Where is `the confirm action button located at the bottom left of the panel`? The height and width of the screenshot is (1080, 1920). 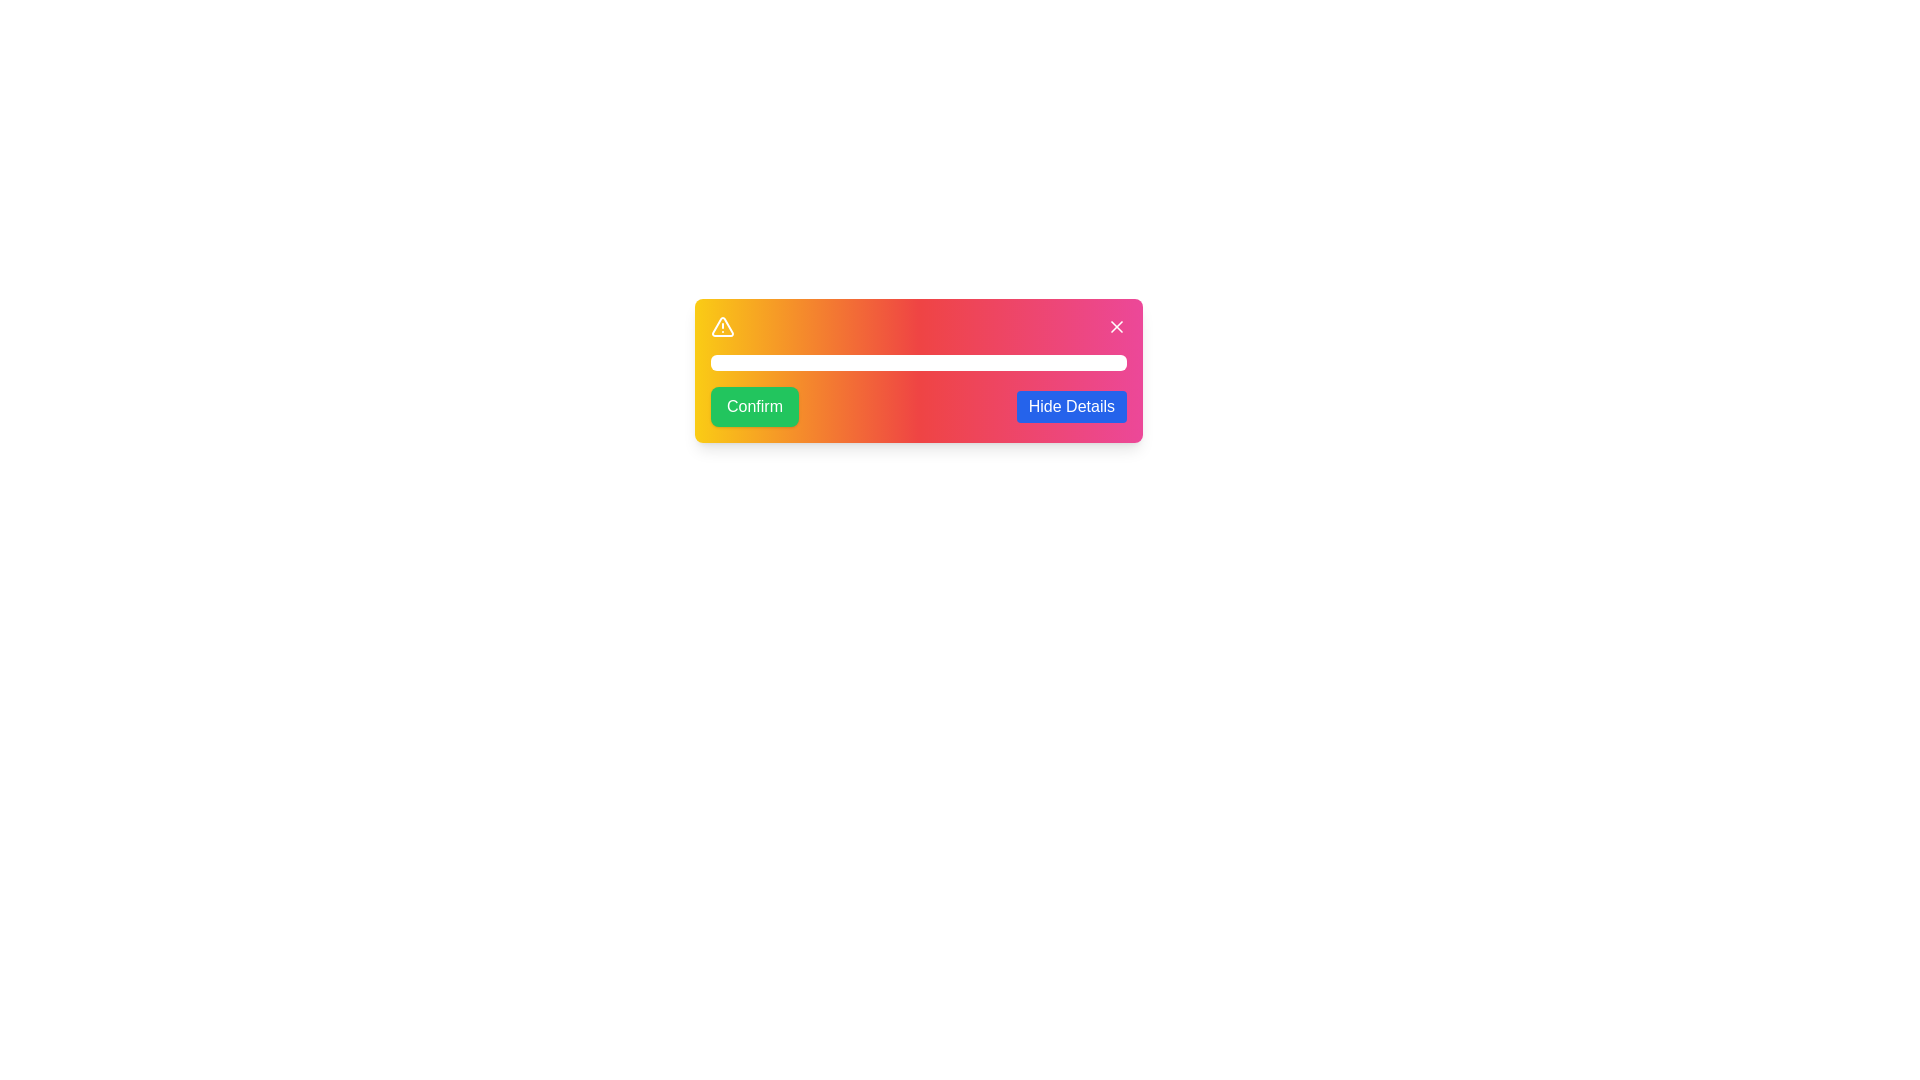 the confirm action button located at the bottom left of the panel is located at coordinates (753, 406).